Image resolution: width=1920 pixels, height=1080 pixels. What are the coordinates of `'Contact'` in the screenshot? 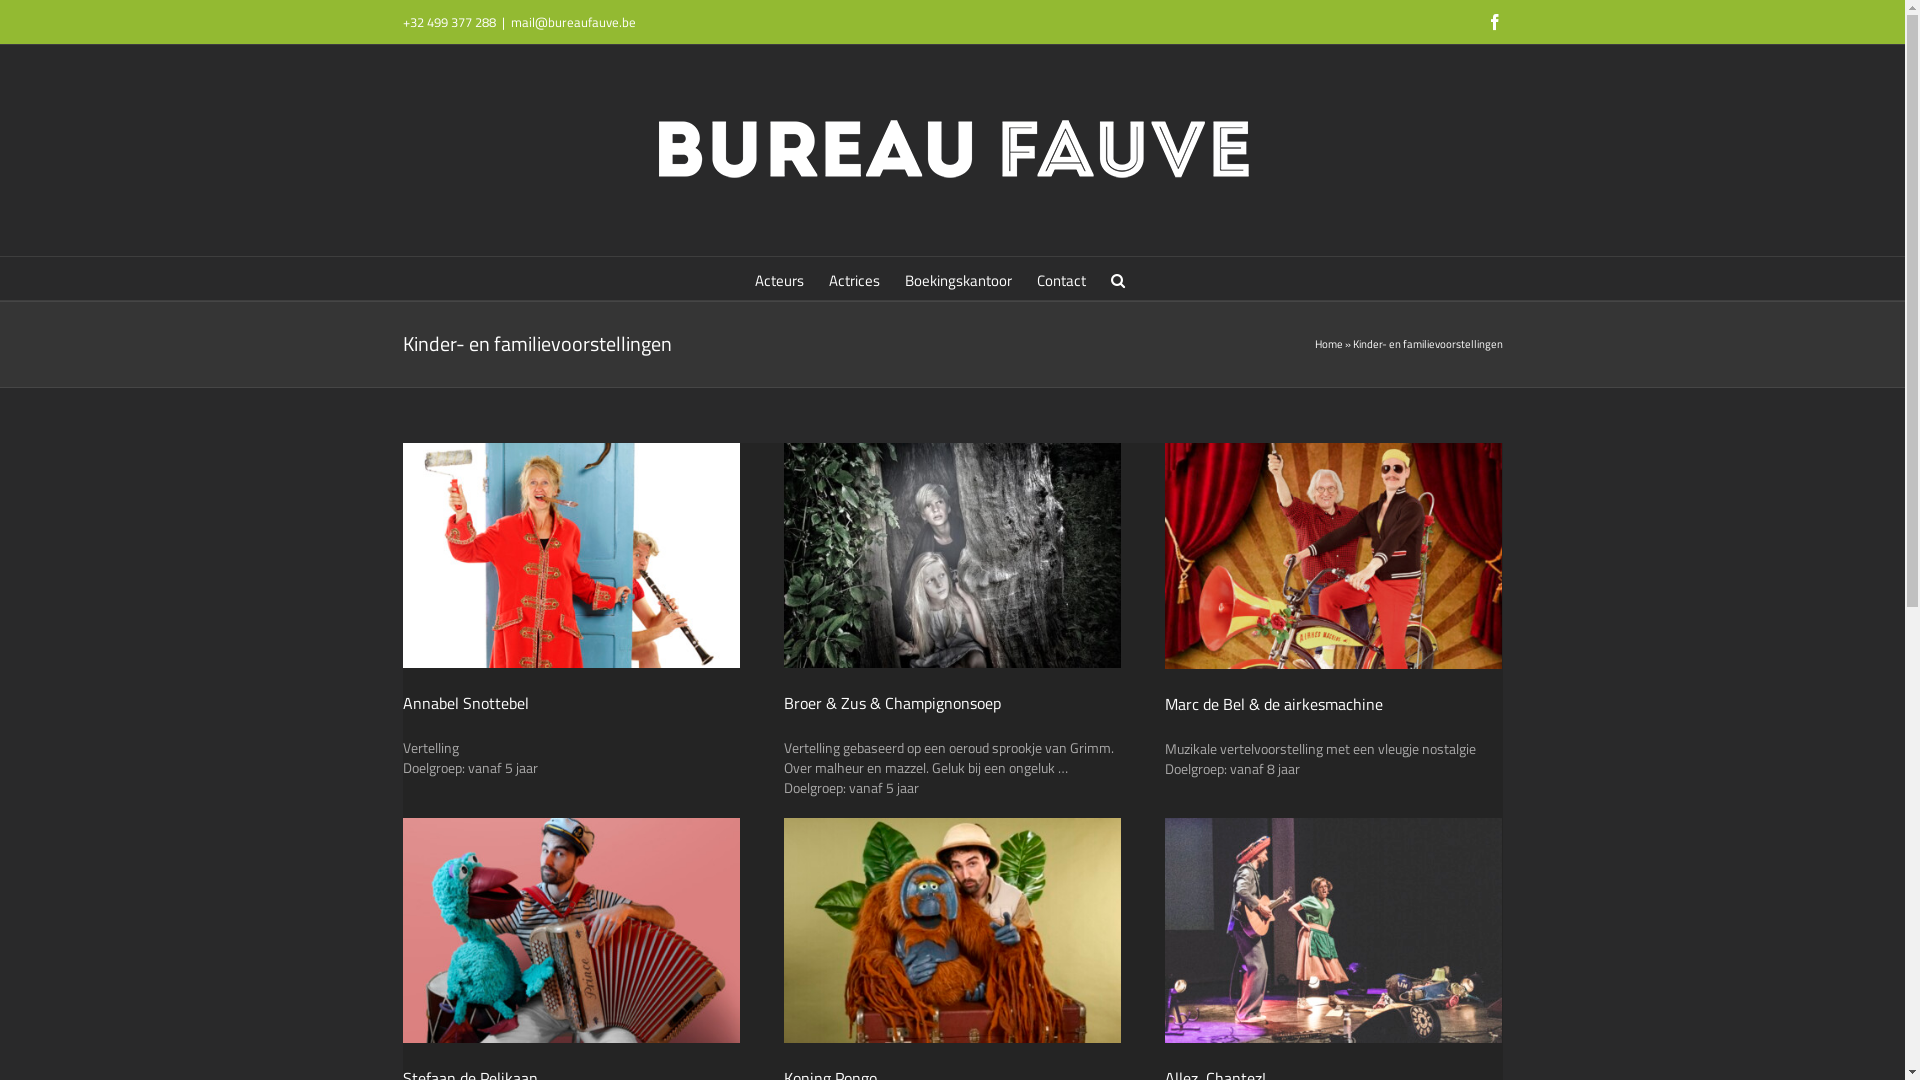 It's located at (1060, 278).